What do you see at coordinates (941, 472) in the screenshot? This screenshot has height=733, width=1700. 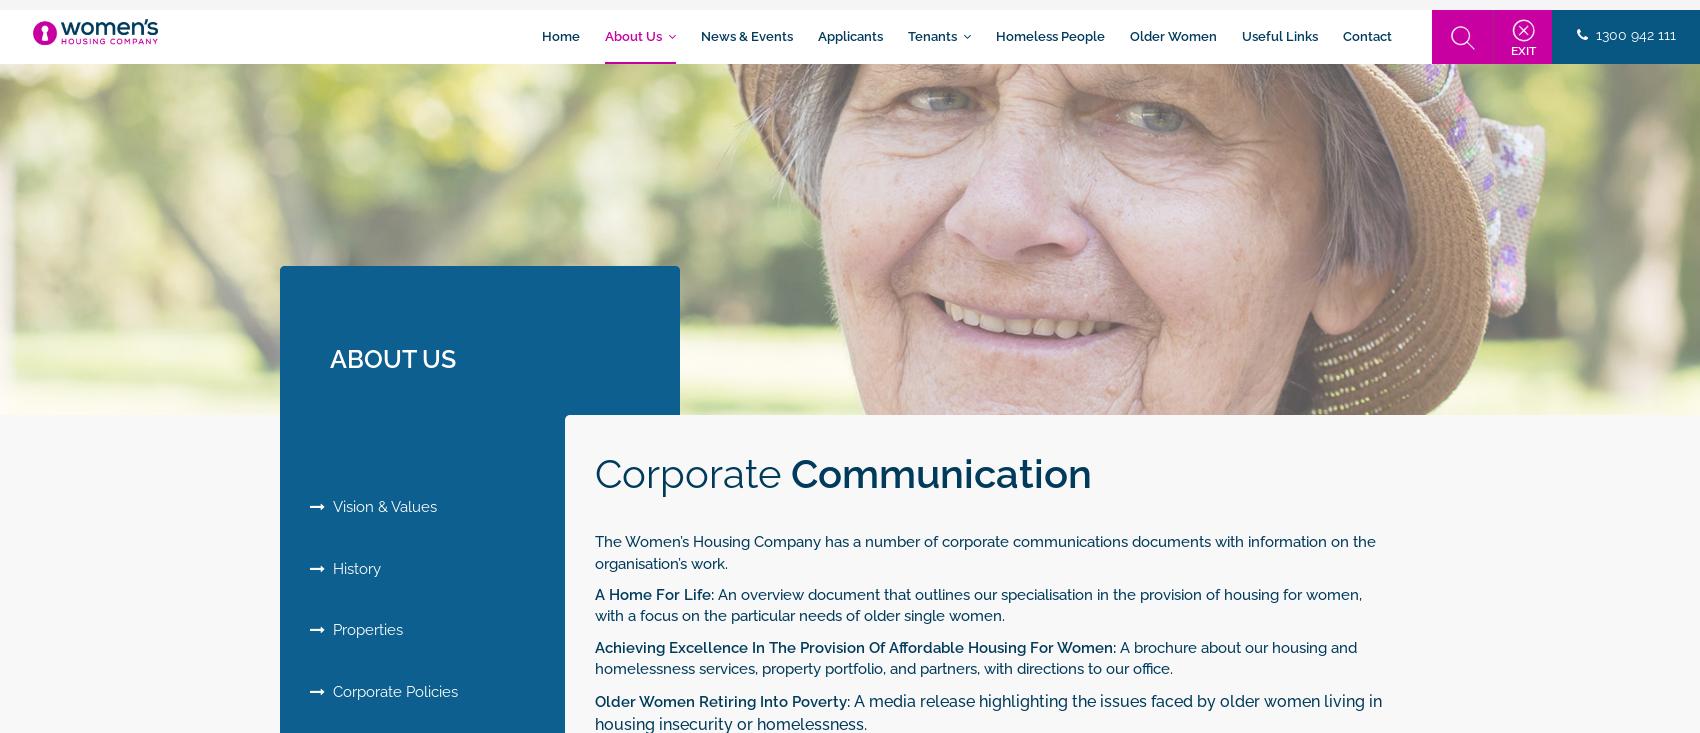 I see `'Communication'` at bounding box center [941, 472].